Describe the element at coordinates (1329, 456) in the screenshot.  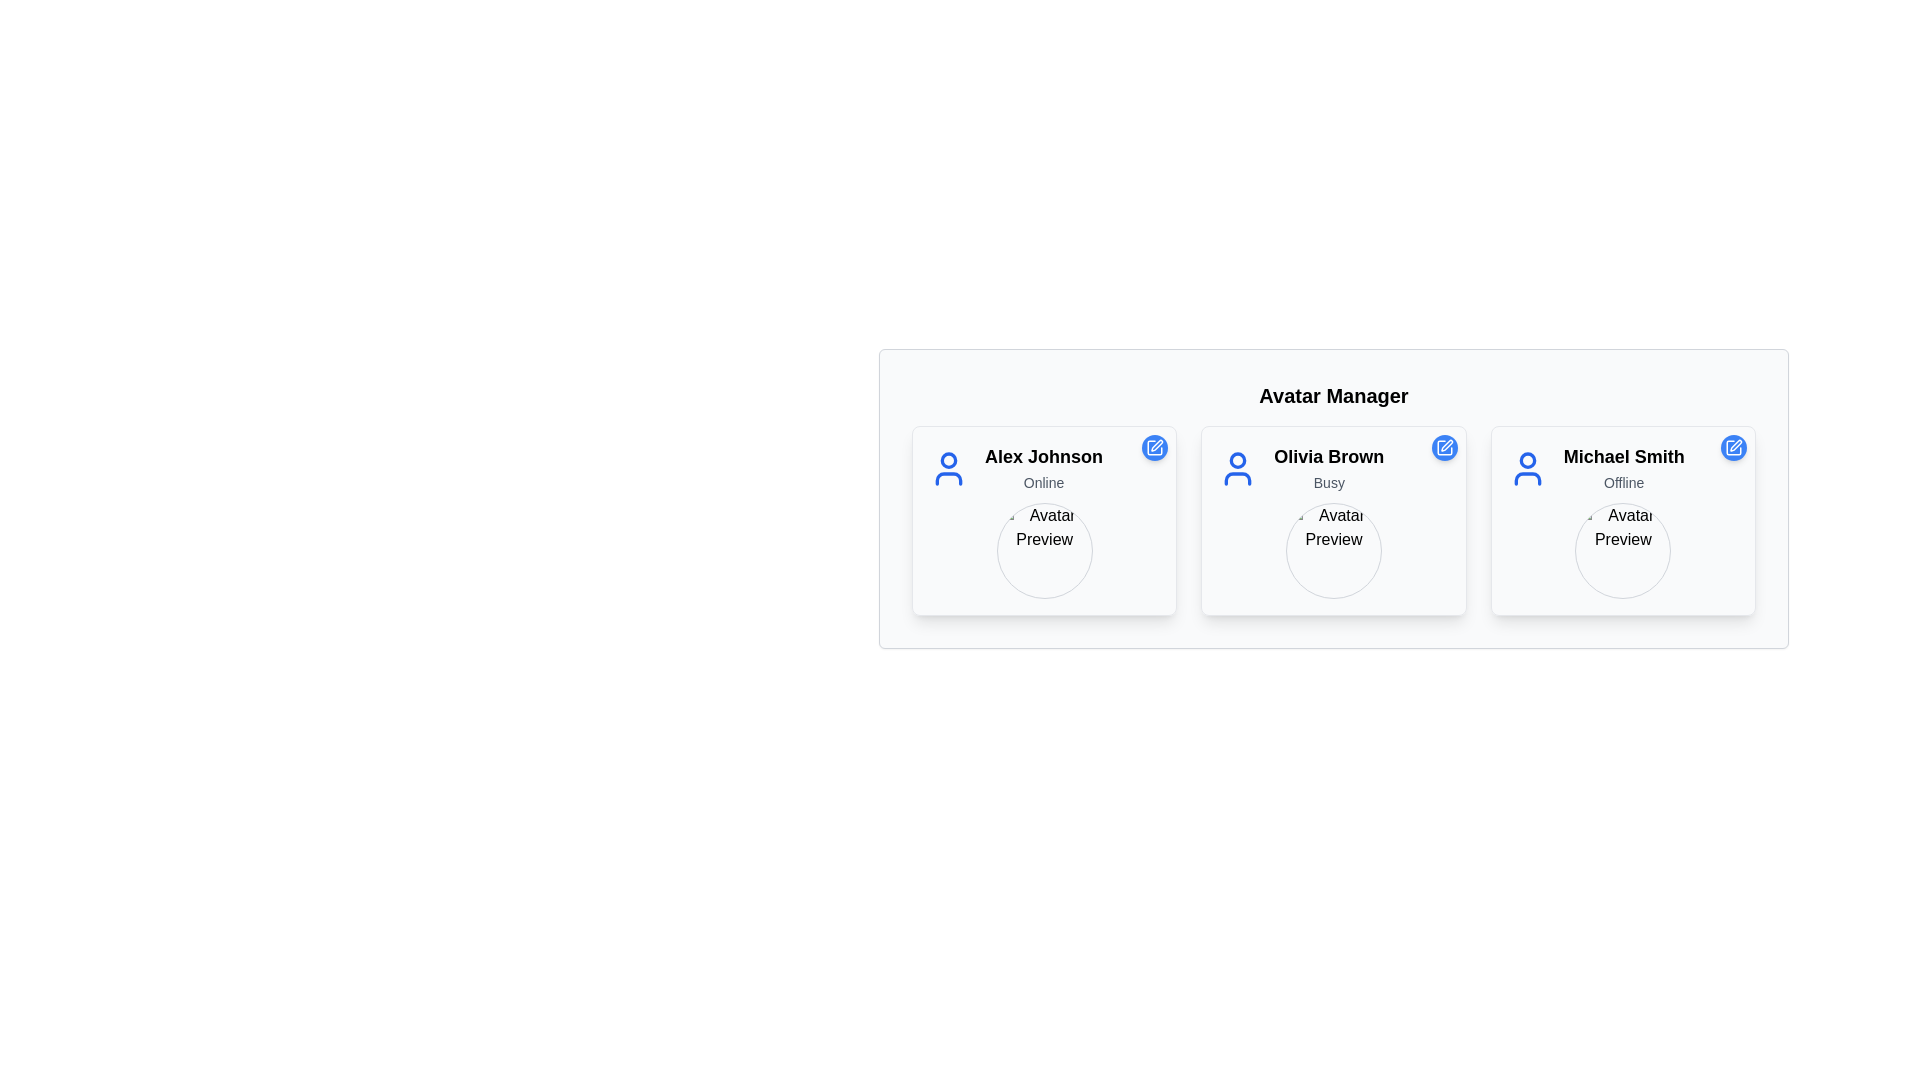
I see `the user name text label displaying 'Olivia Brown' in the middle card of a three-card layout` at that location.